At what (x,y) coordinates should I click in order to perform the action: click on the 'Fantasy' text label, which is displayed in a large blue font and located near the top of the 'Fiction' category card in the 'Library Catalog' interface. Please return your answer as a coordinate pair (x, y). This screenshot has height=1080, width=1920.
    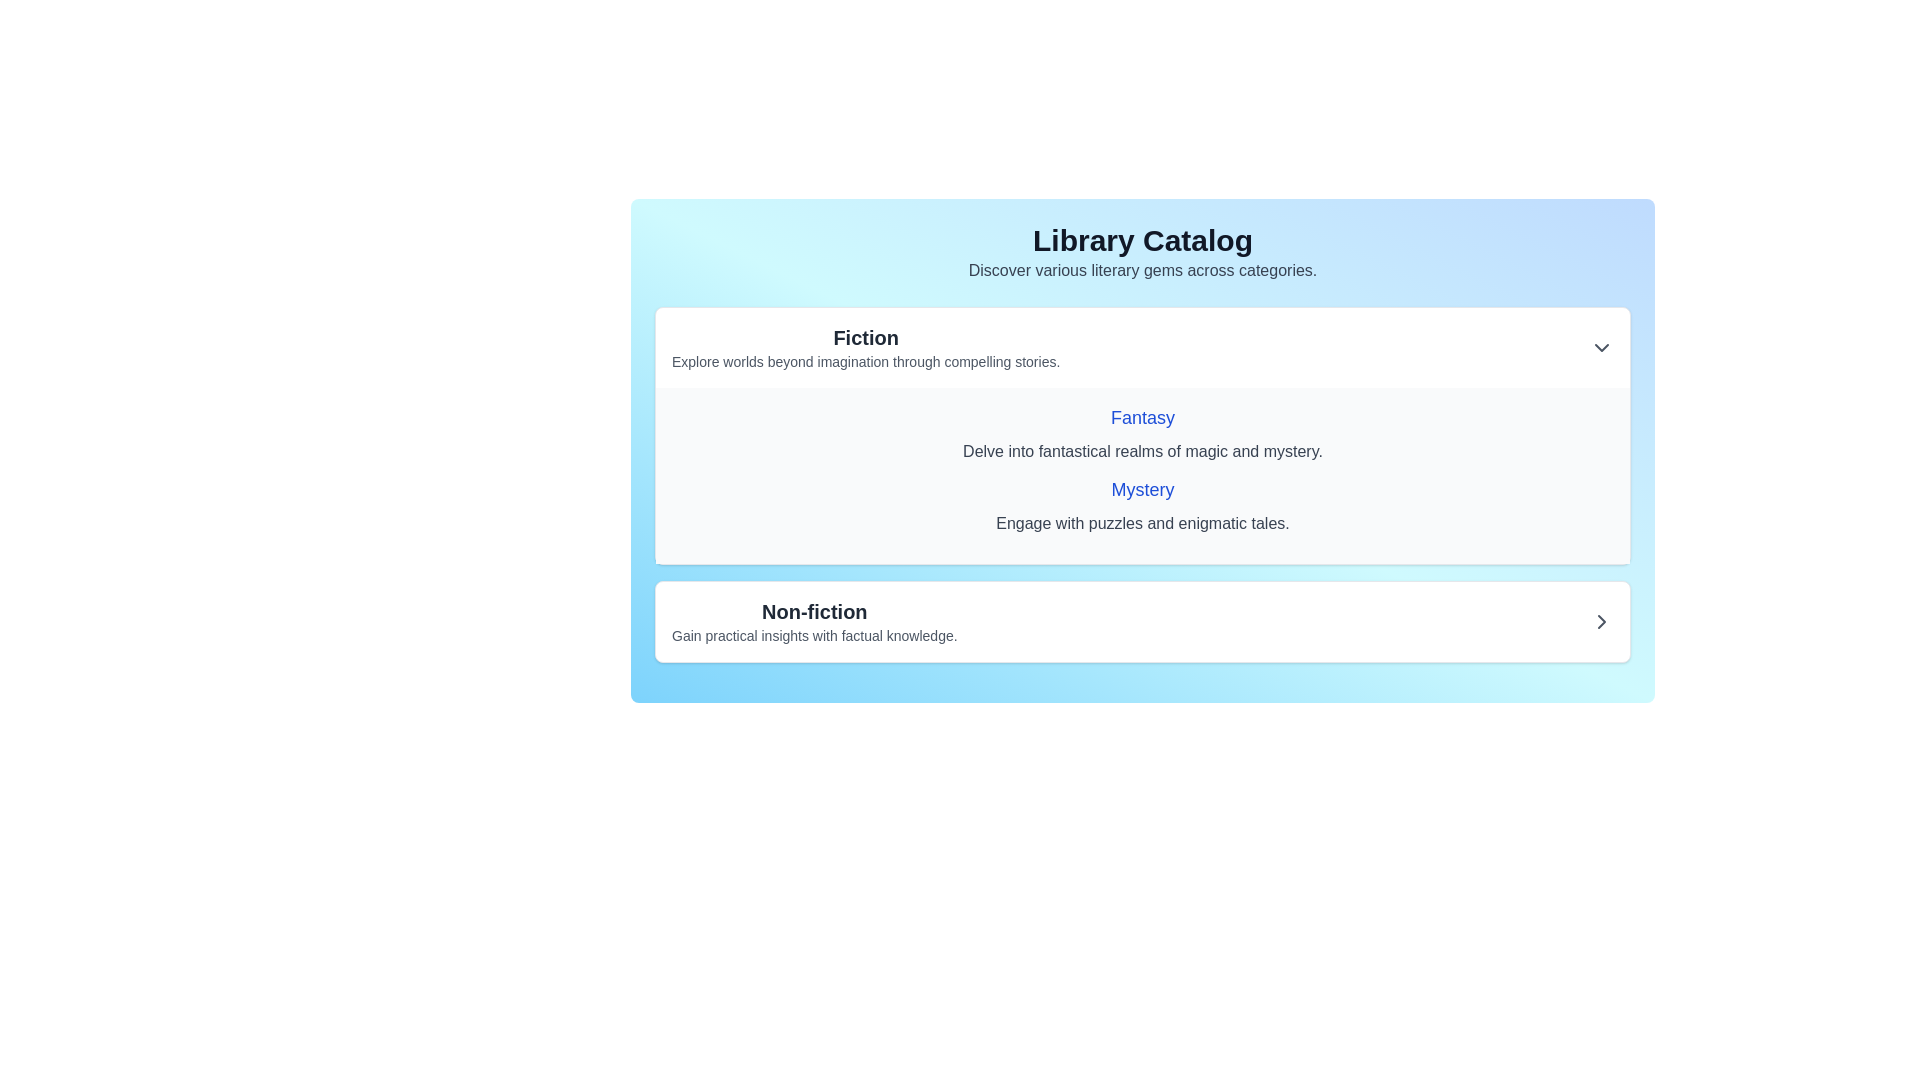
    Looking at the image, I should click on (1142, 416).